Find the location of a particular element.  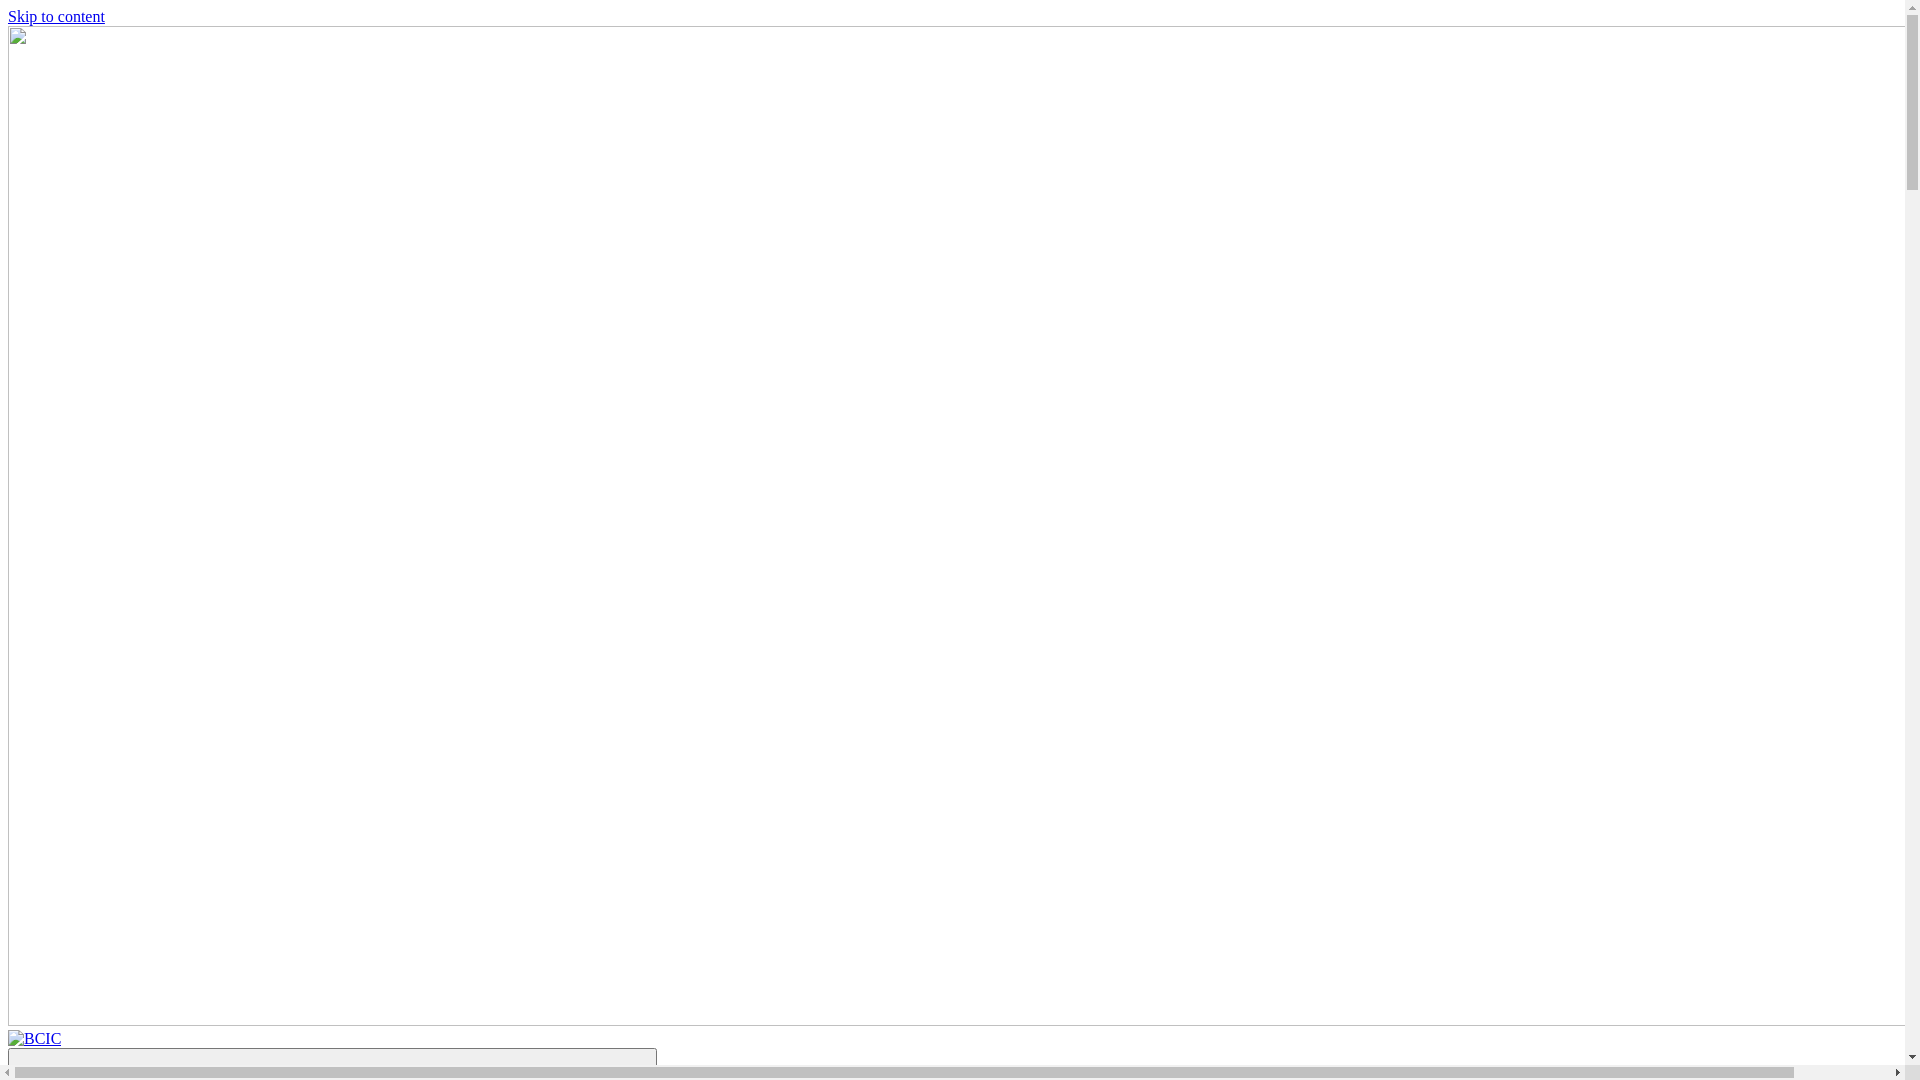

'Skip to content' is located at coordinates (56, 16).